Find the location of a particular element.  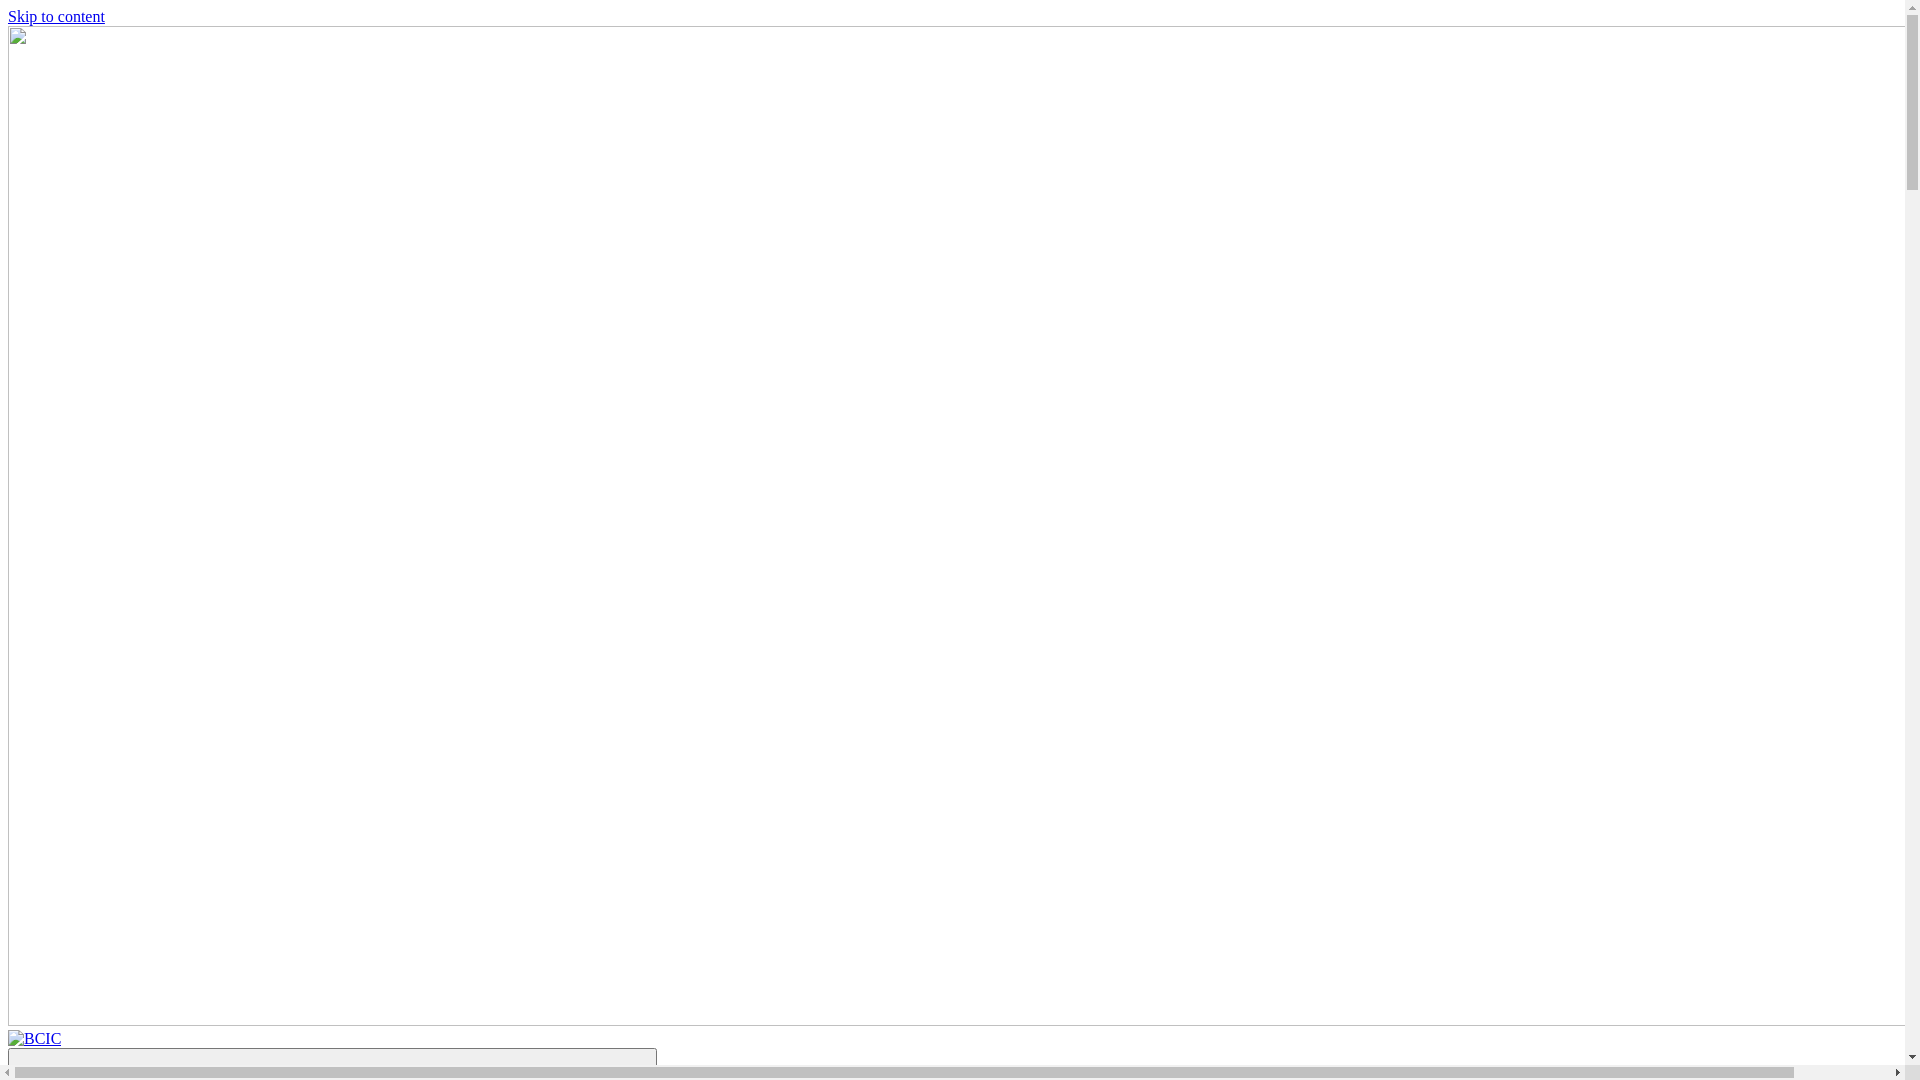

'Skip to content' is located at coordinates (56, 16).